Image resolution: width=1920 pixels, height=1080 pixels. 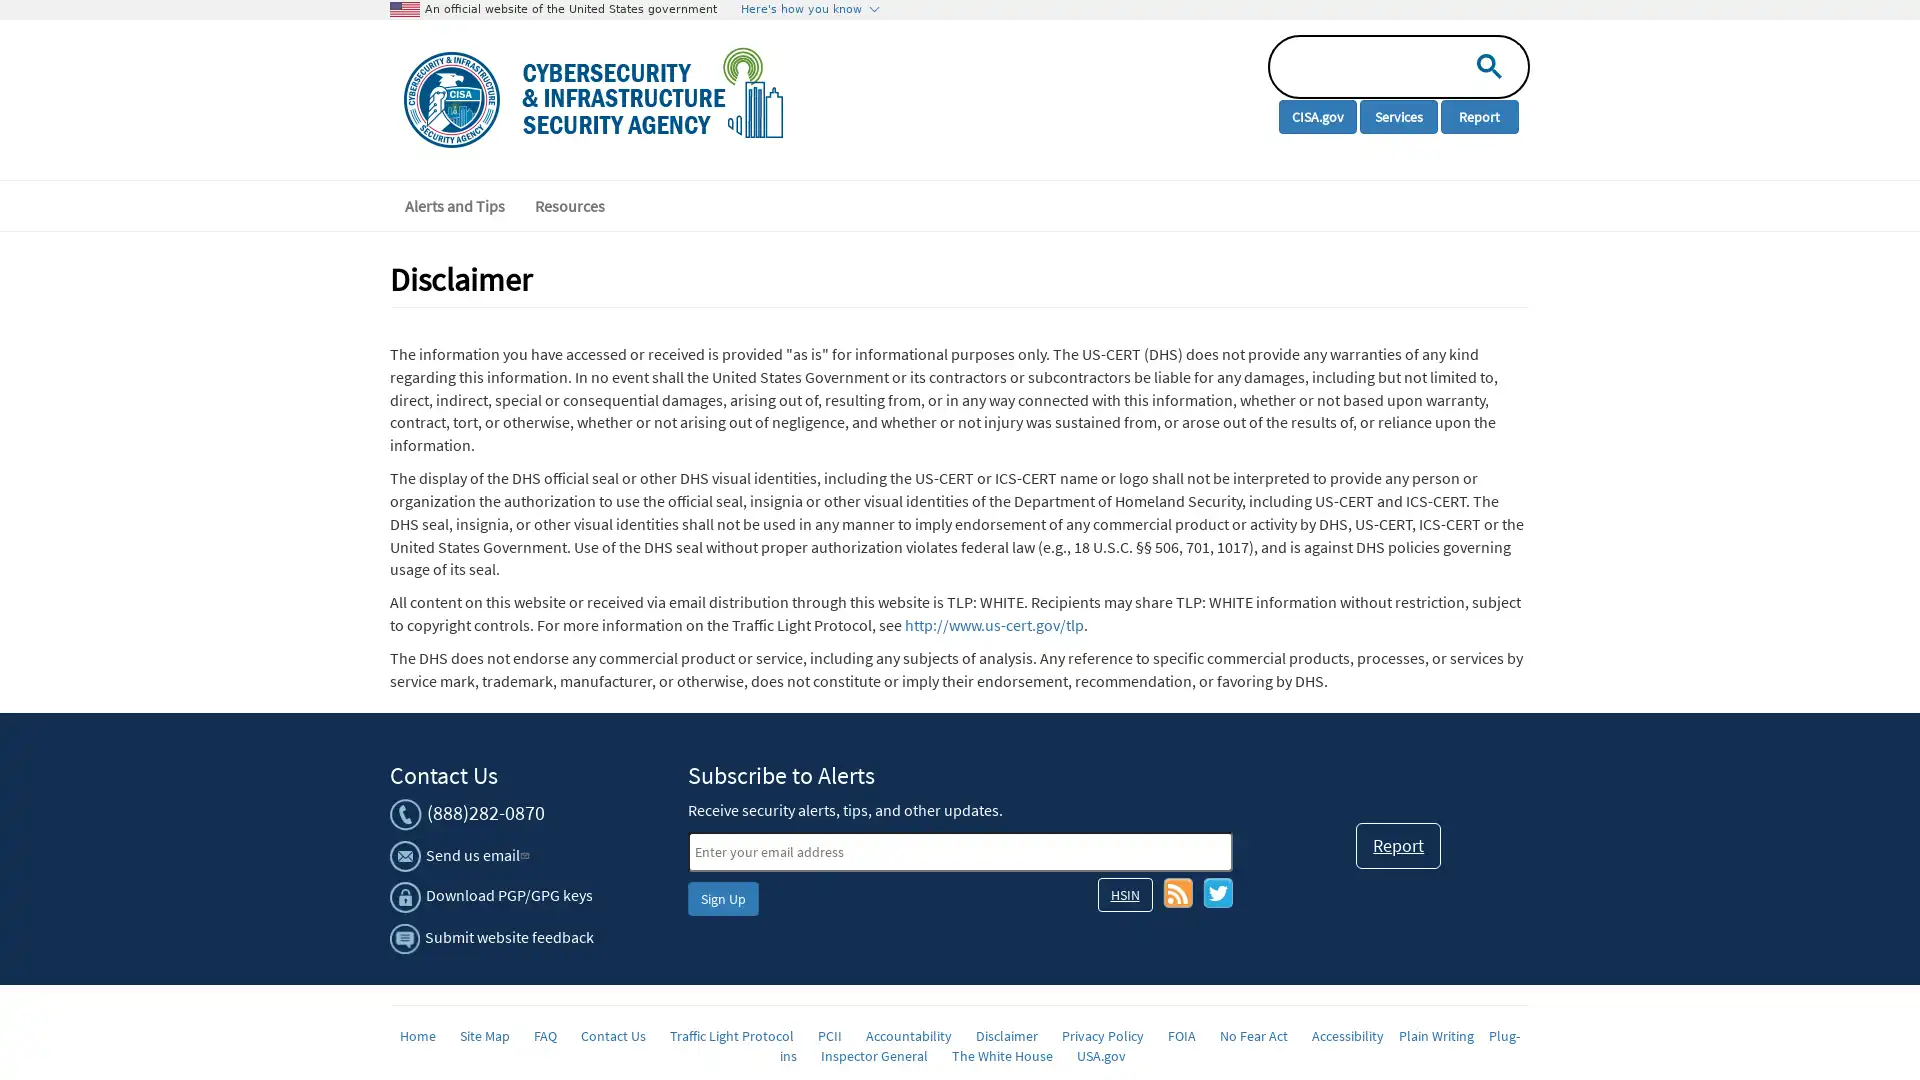 What do you see at coordinates (721, 897) in the screenshot?
I see `Sign Up` at bounding box center [721, 897].